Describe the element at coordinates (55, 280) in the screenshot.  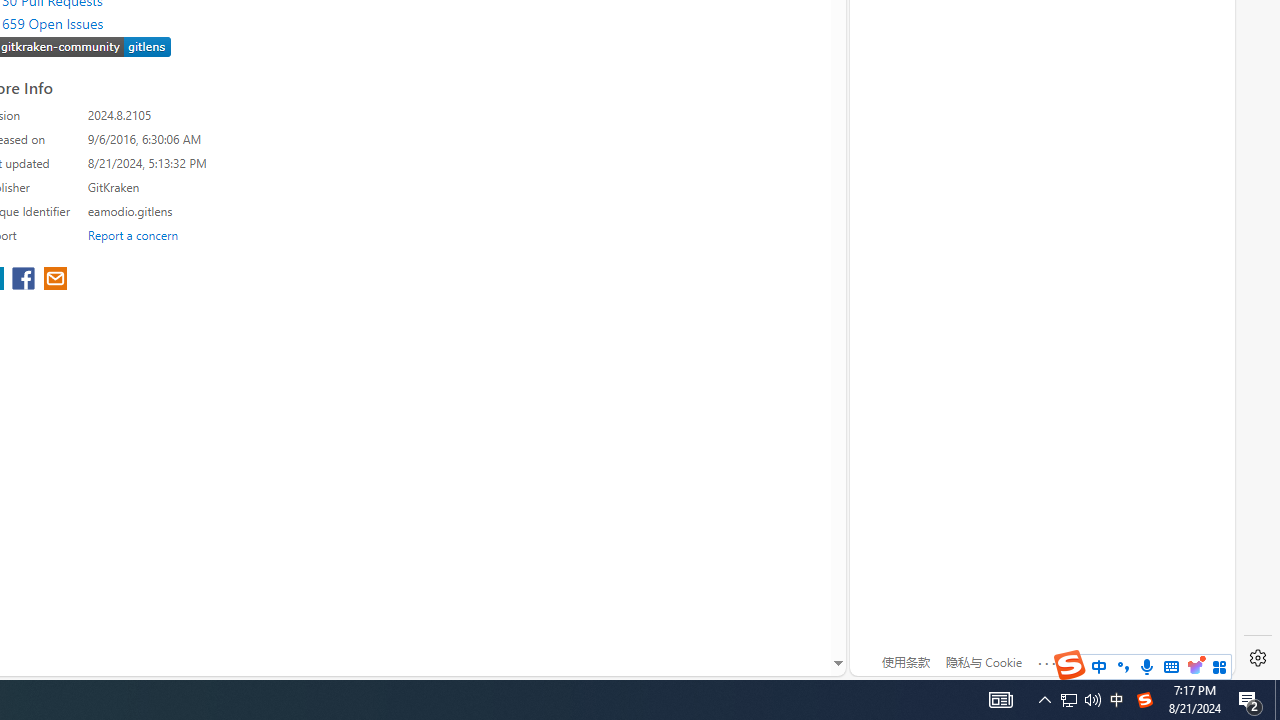
I see `'share extension on email'` at that location.